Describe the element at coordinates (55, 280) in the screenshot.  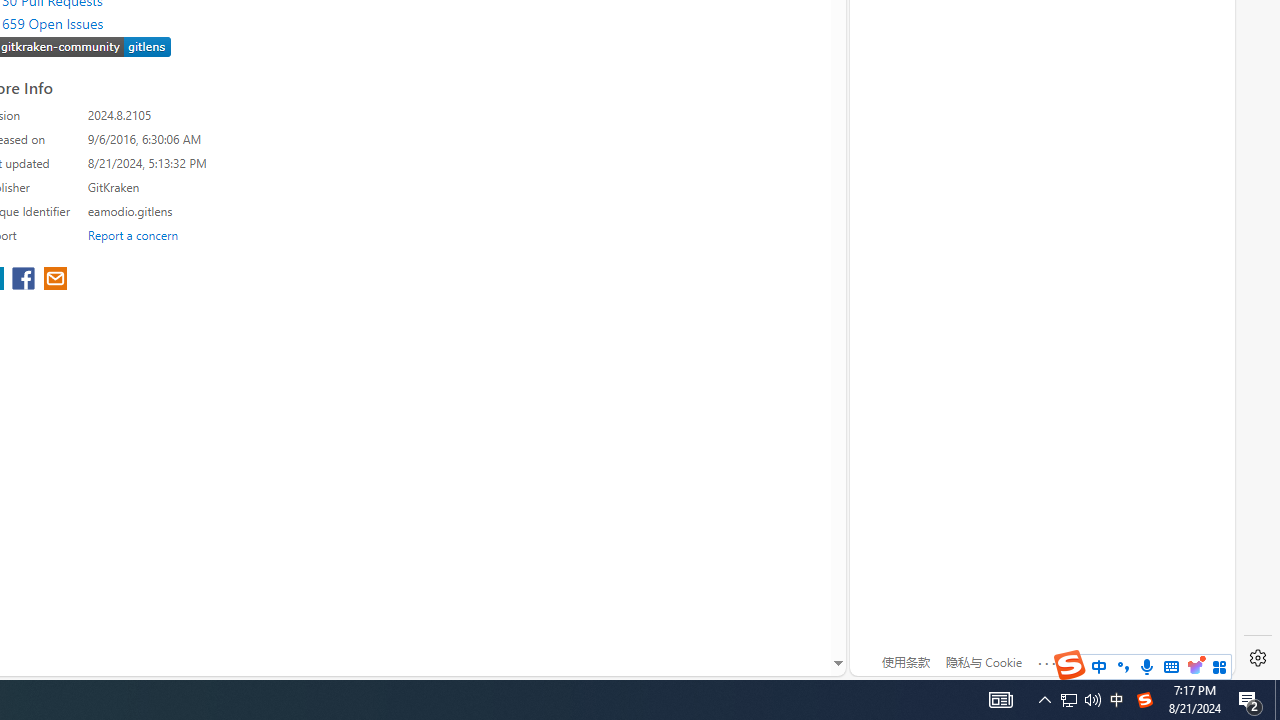
I see `'share extension on email'` at that location.